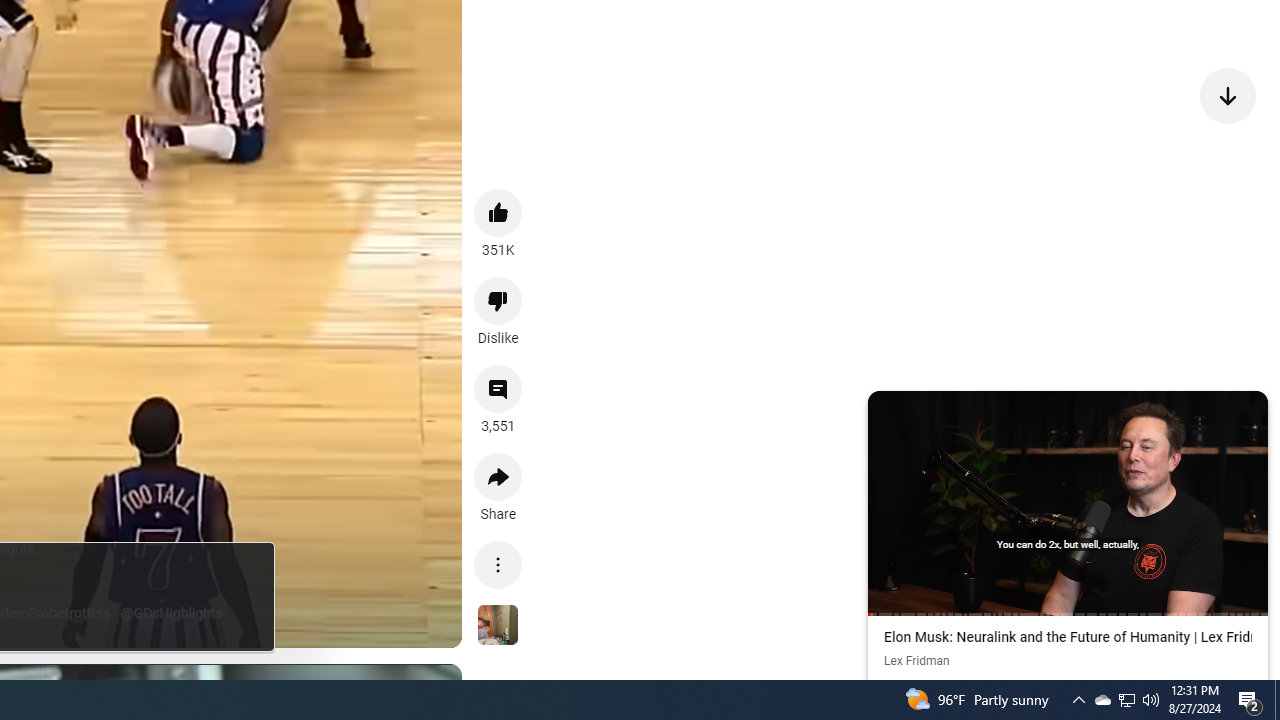 This screenshot has height=720, width=1280. What do you see at coordinates (498, 477) in the screenshot?
I see `'Share'` at bounding box center [498, 477].